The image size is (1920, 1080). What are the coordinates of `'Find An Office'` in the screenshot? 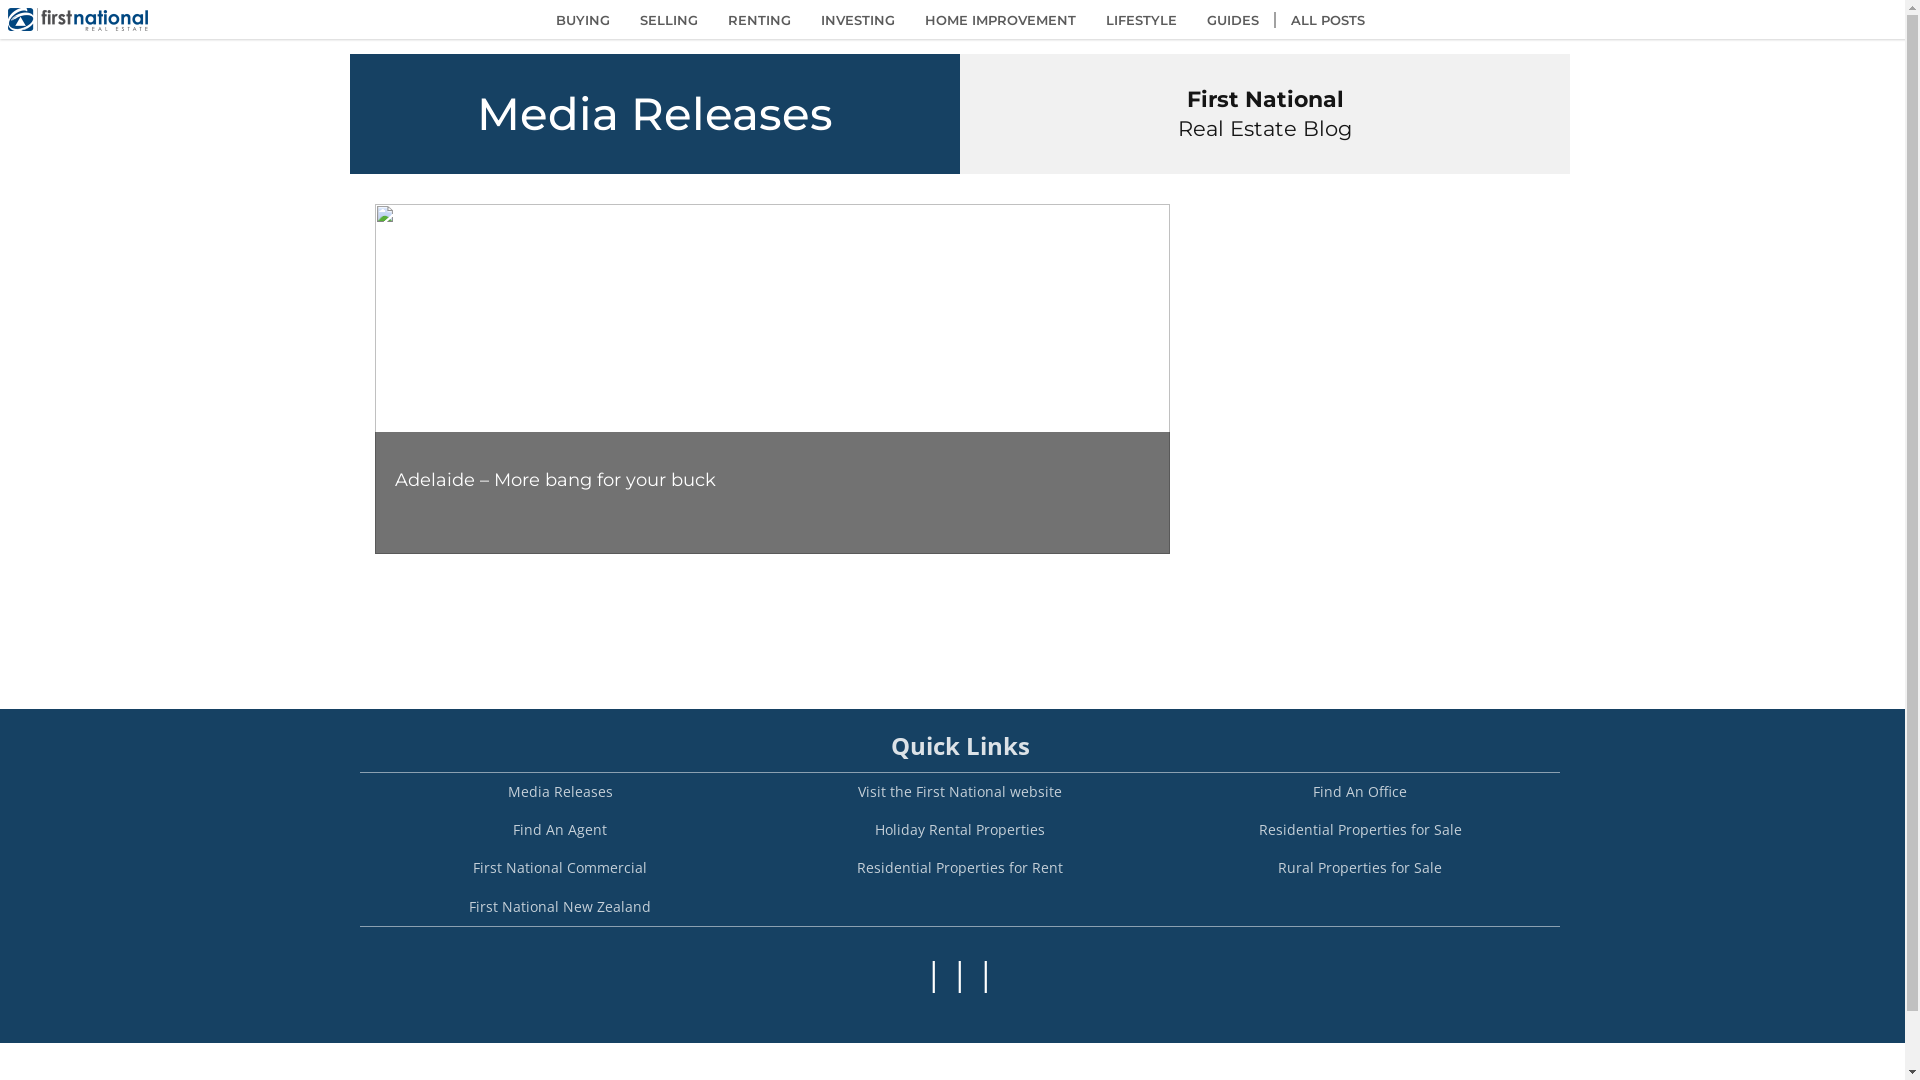 It's located at (1359, 790).